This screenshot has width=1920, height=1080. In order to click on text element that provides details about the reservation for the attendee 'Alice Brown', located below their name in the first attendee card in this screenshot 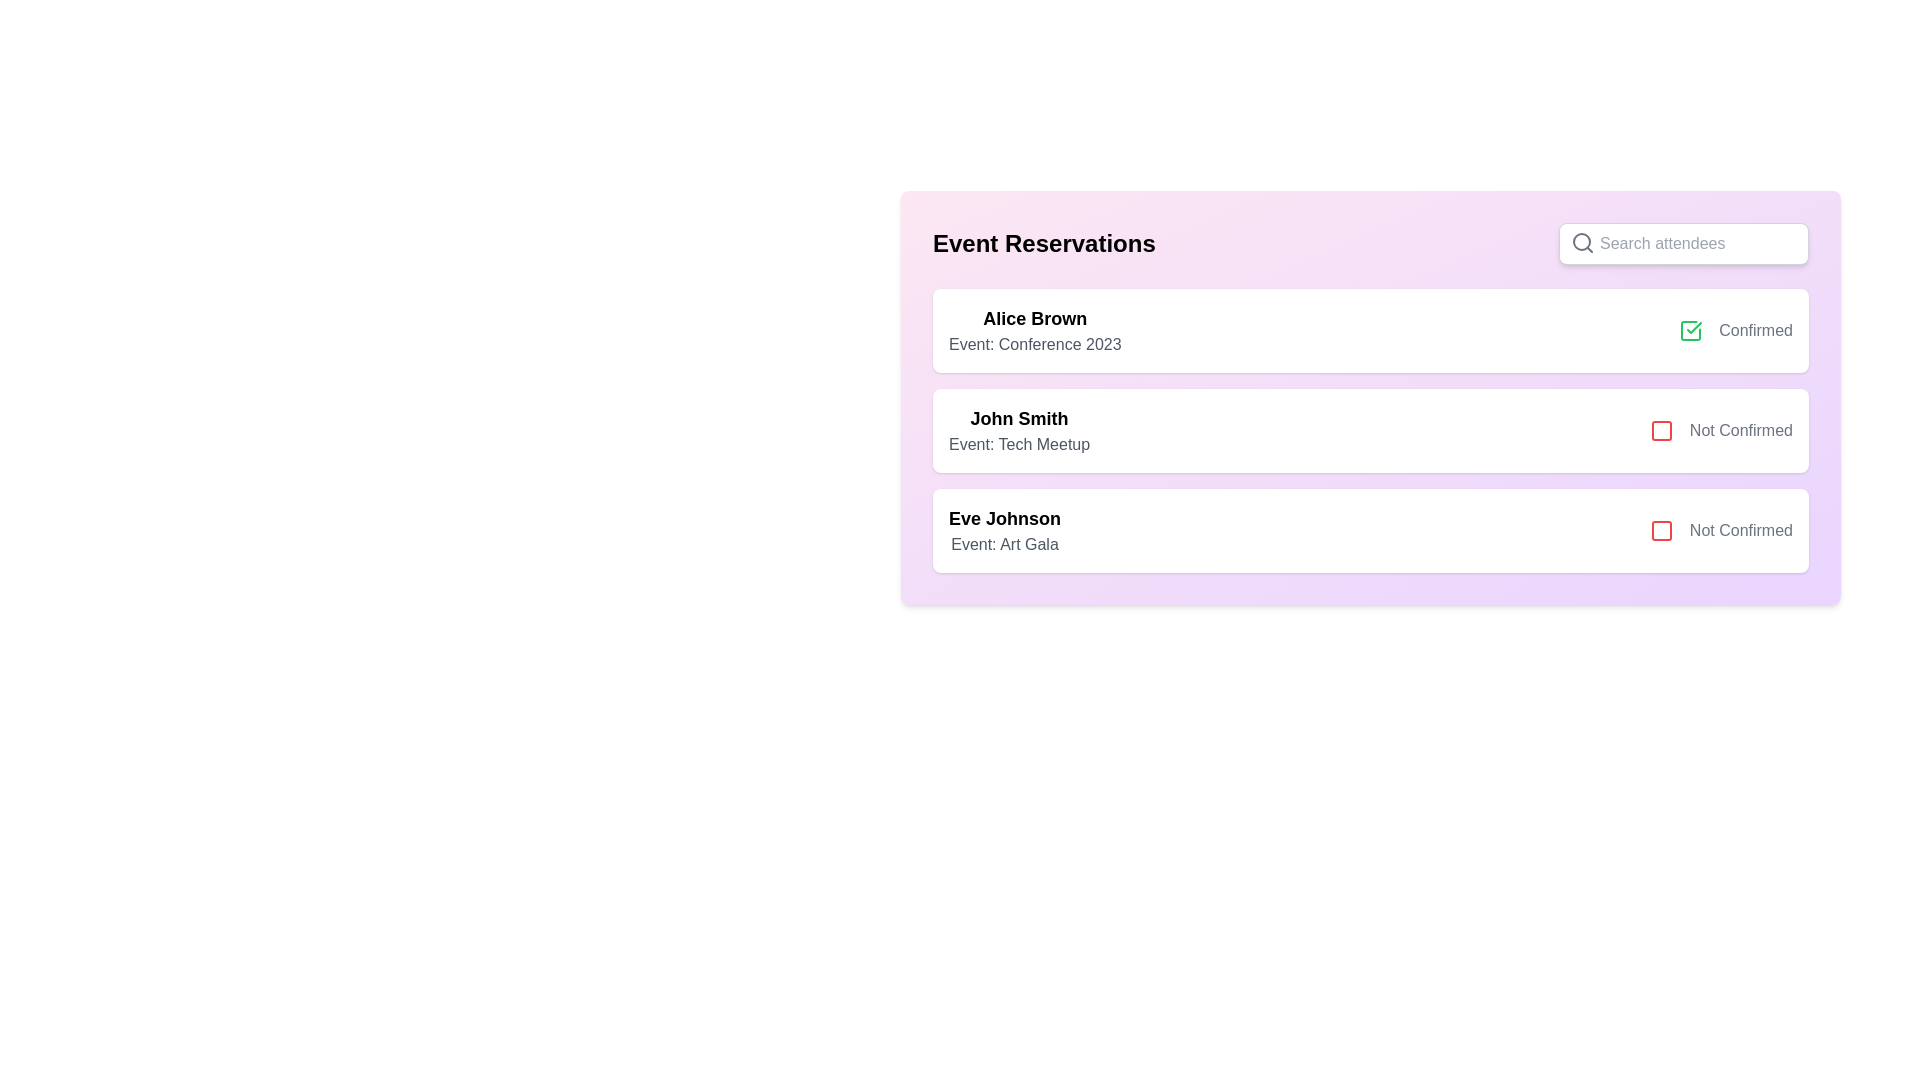, I will do `click(1035, 343)`.